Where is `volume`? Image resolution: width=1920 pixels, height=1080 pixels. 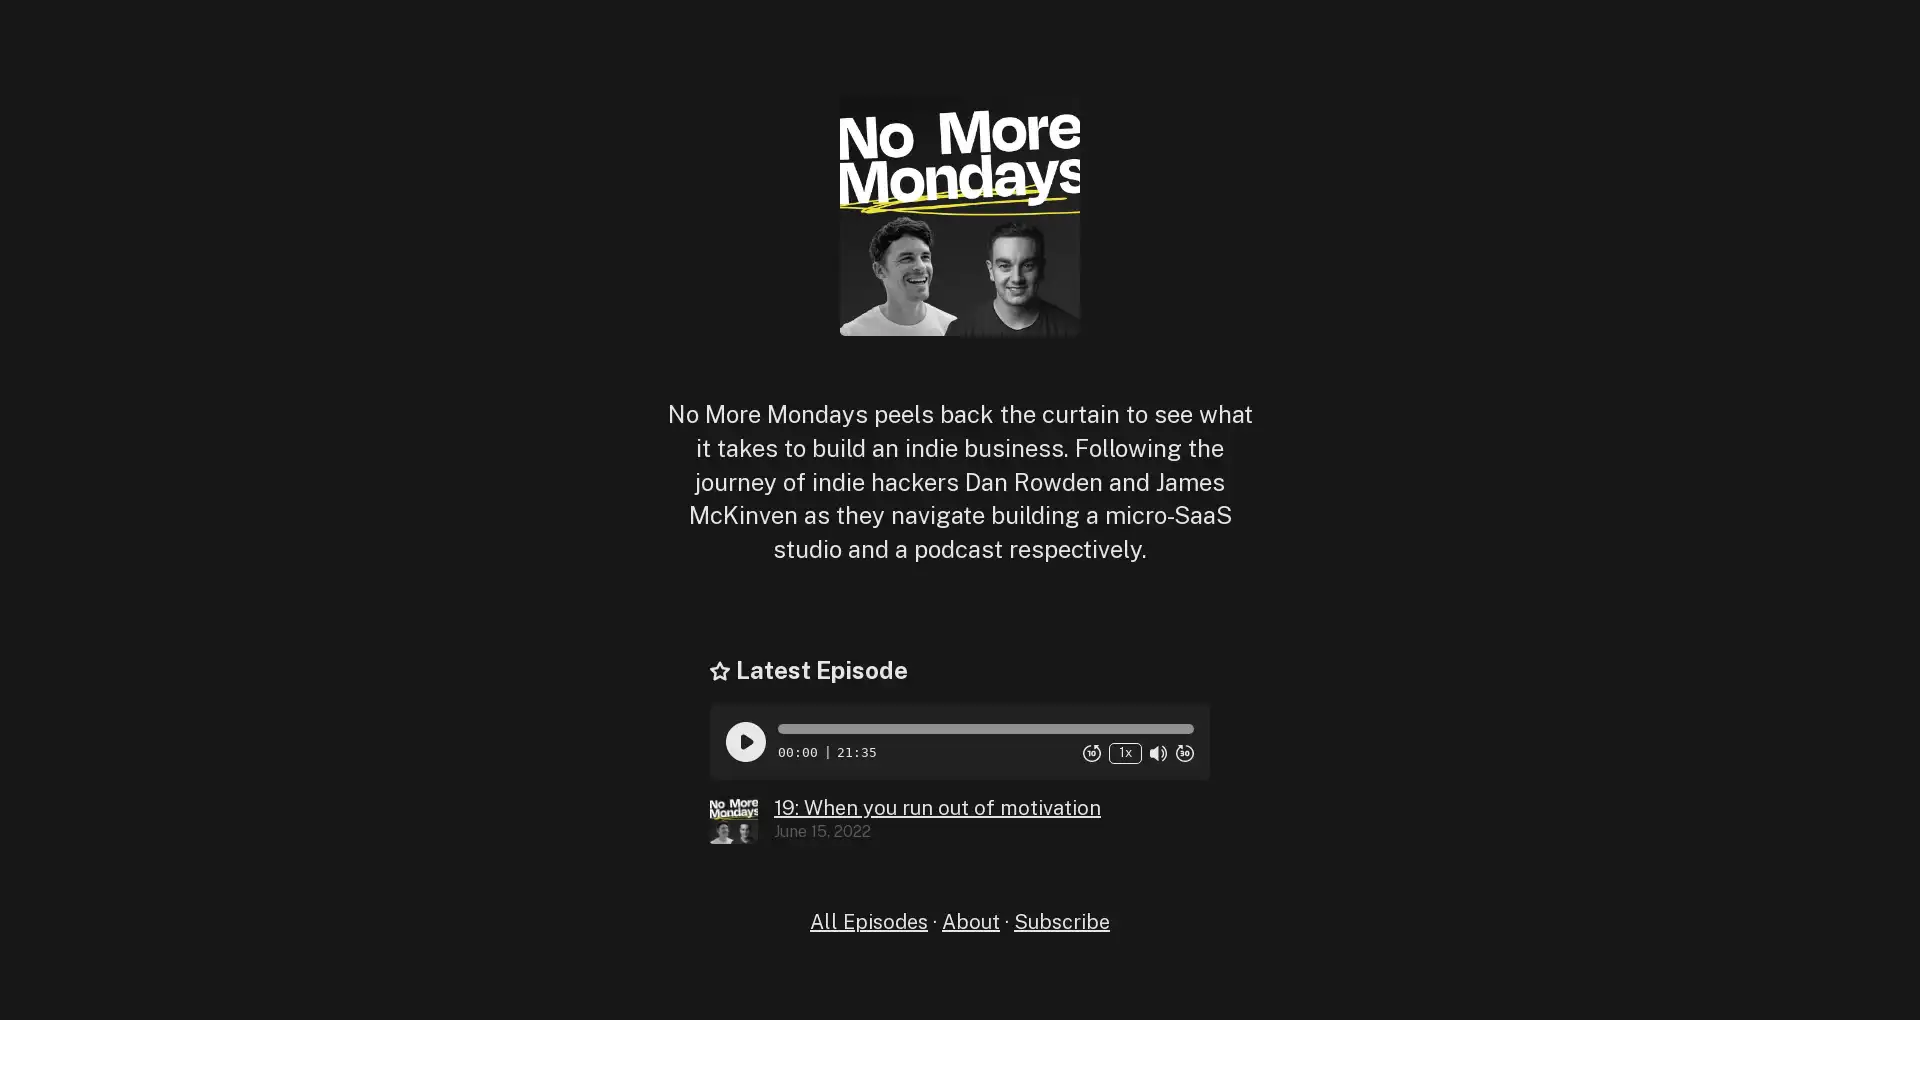 volume is located at coordinates (1157, 752).